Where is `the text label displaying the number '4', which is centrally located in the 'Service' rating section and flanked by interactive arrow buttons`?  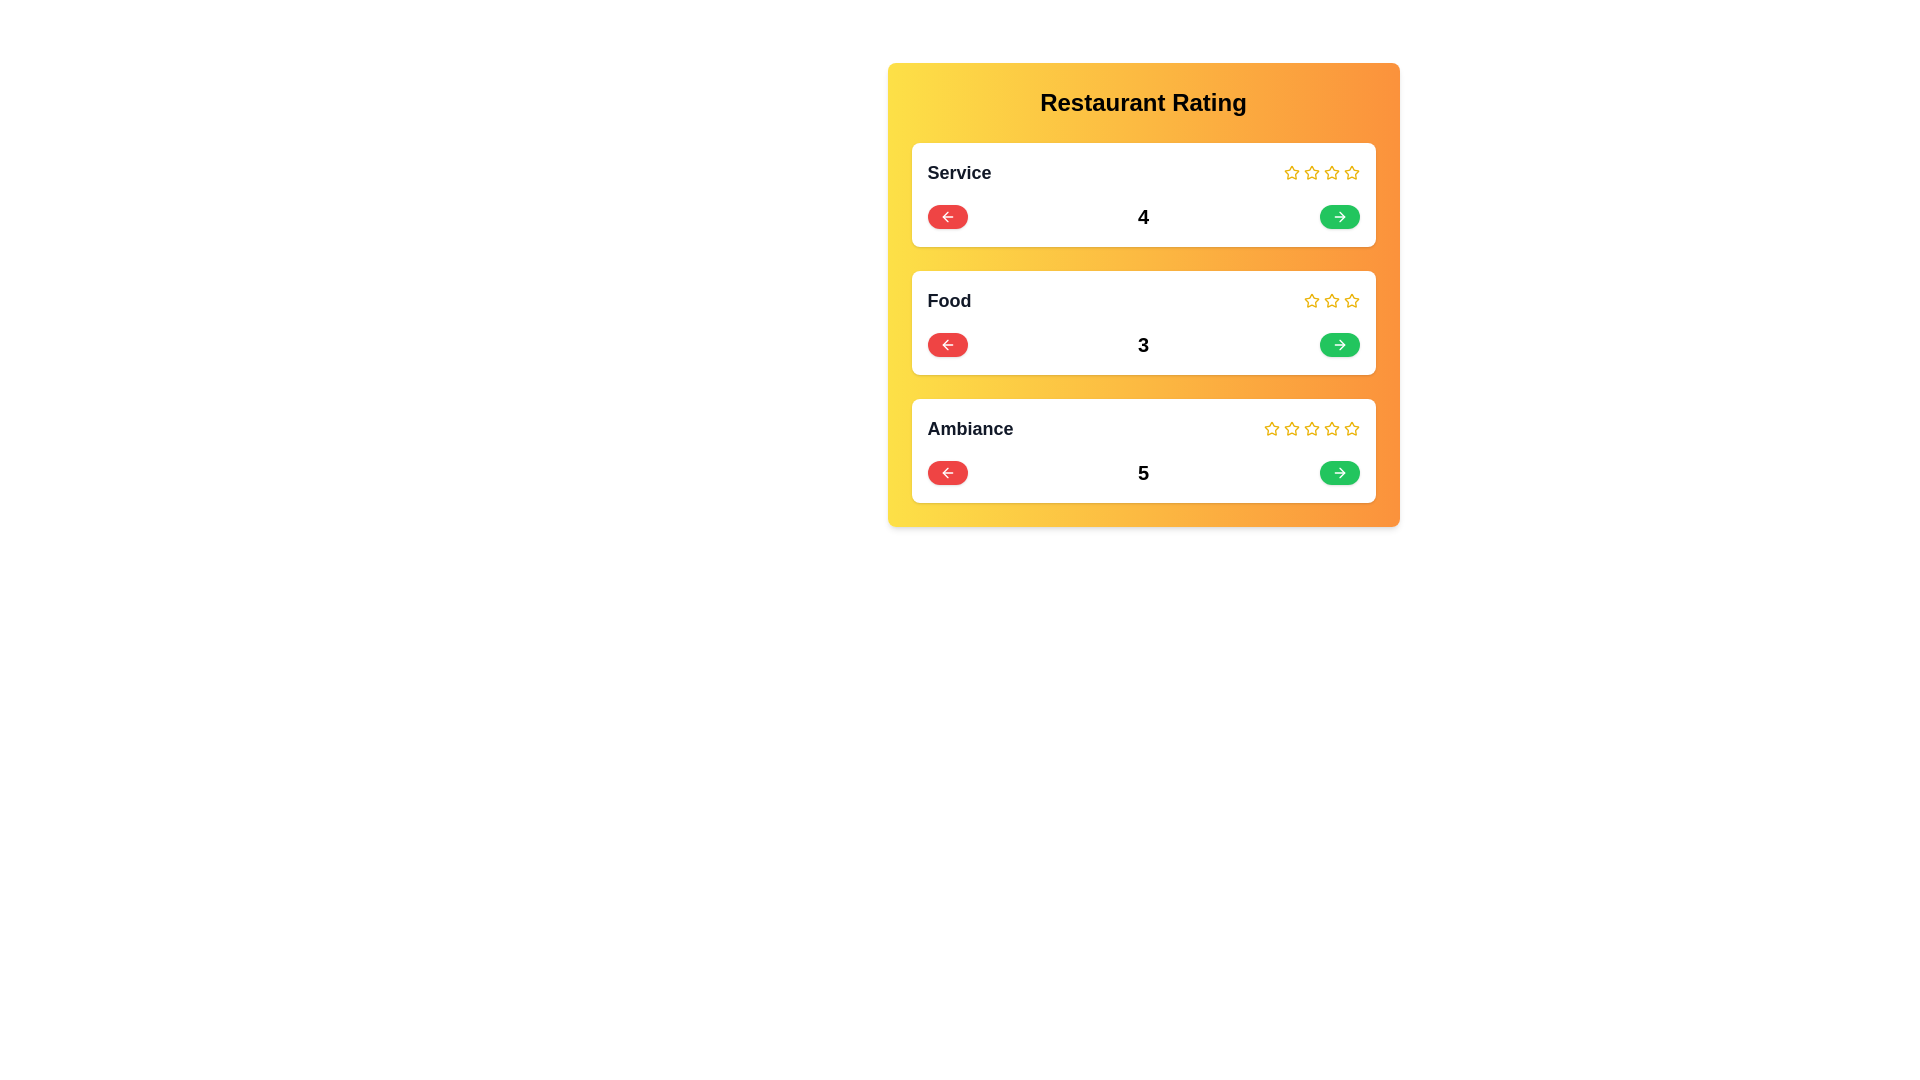 the text label displaying the number '4', which is centrally located in the 'Service' rating section and flanked by interactive arrow buttons is located at coordinates (1143, 216).